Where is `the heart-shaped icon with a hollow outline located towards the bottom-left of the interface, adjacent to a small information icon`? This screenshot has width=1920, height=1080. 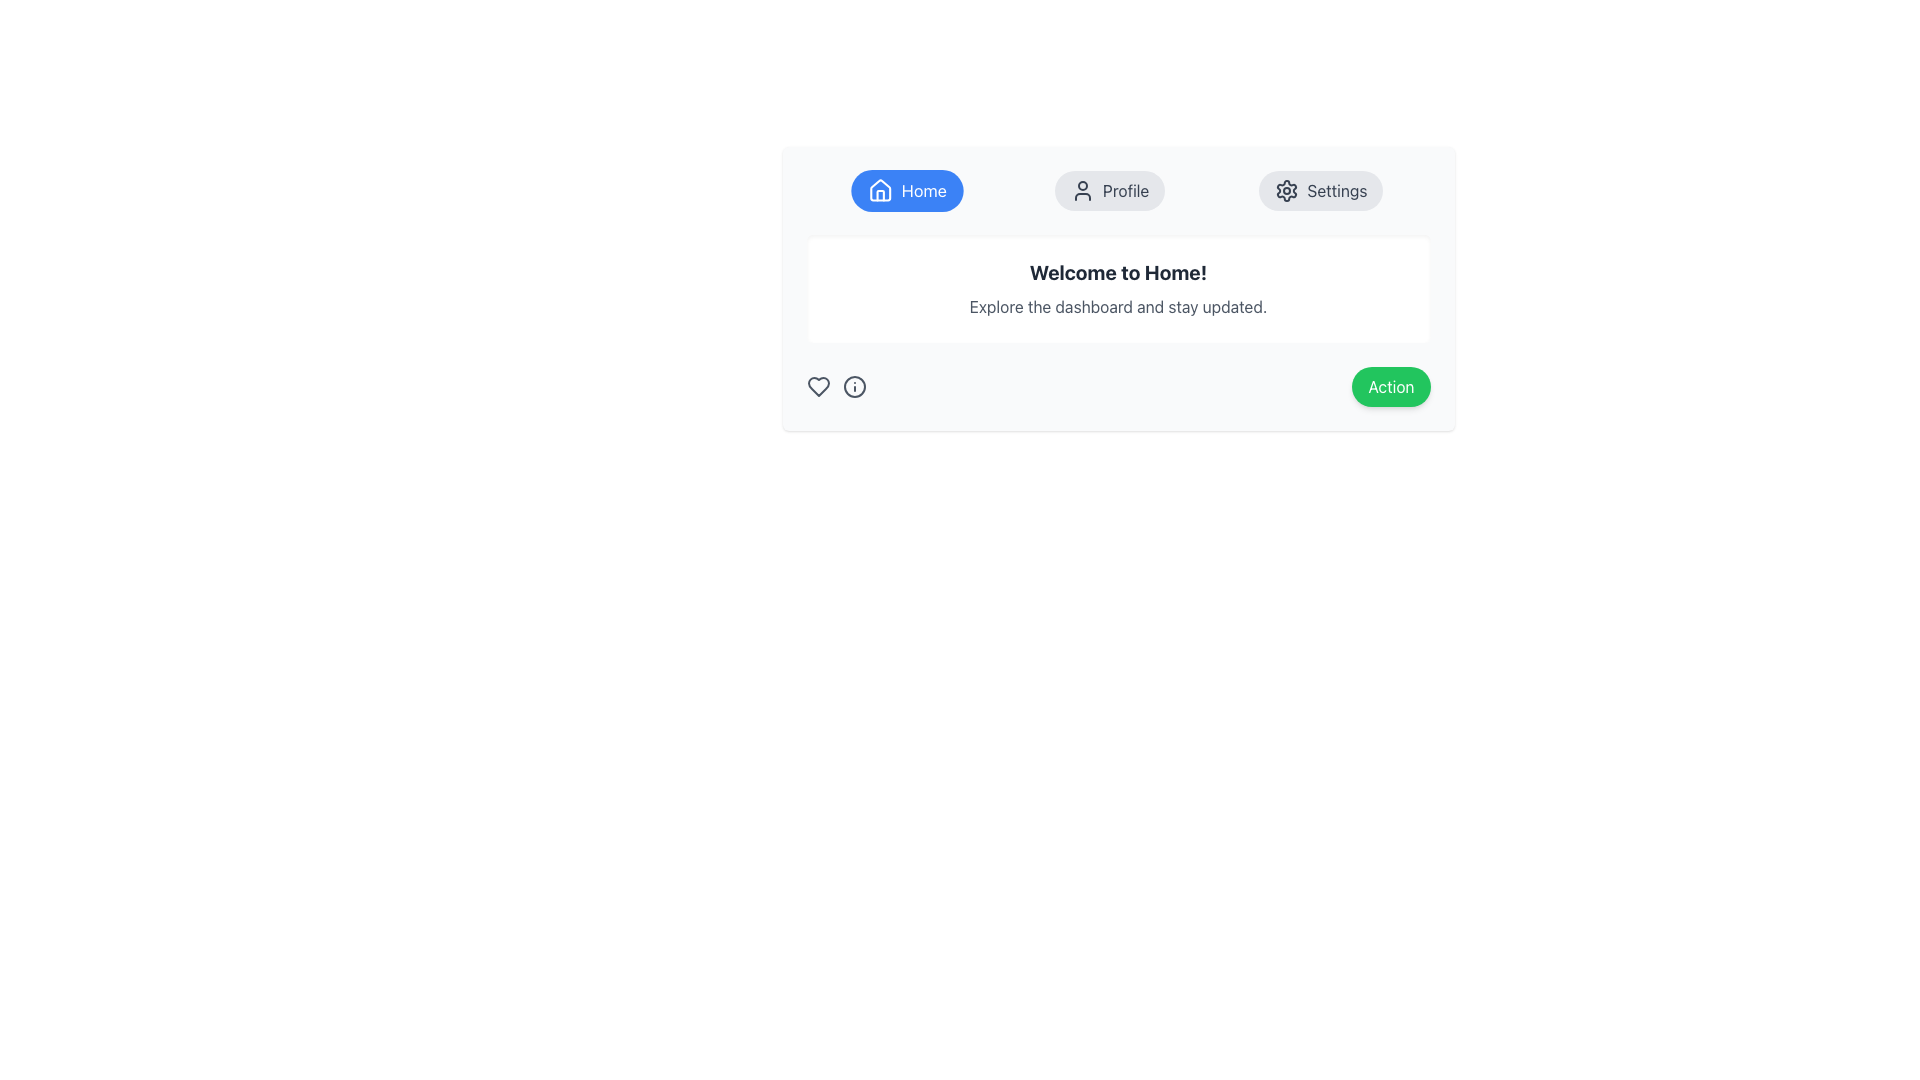 the heart-shaped icon with a hollow outline located towards the bottom-left of the interface, adjacent to a small information icon is located at coordinates (818, 386).